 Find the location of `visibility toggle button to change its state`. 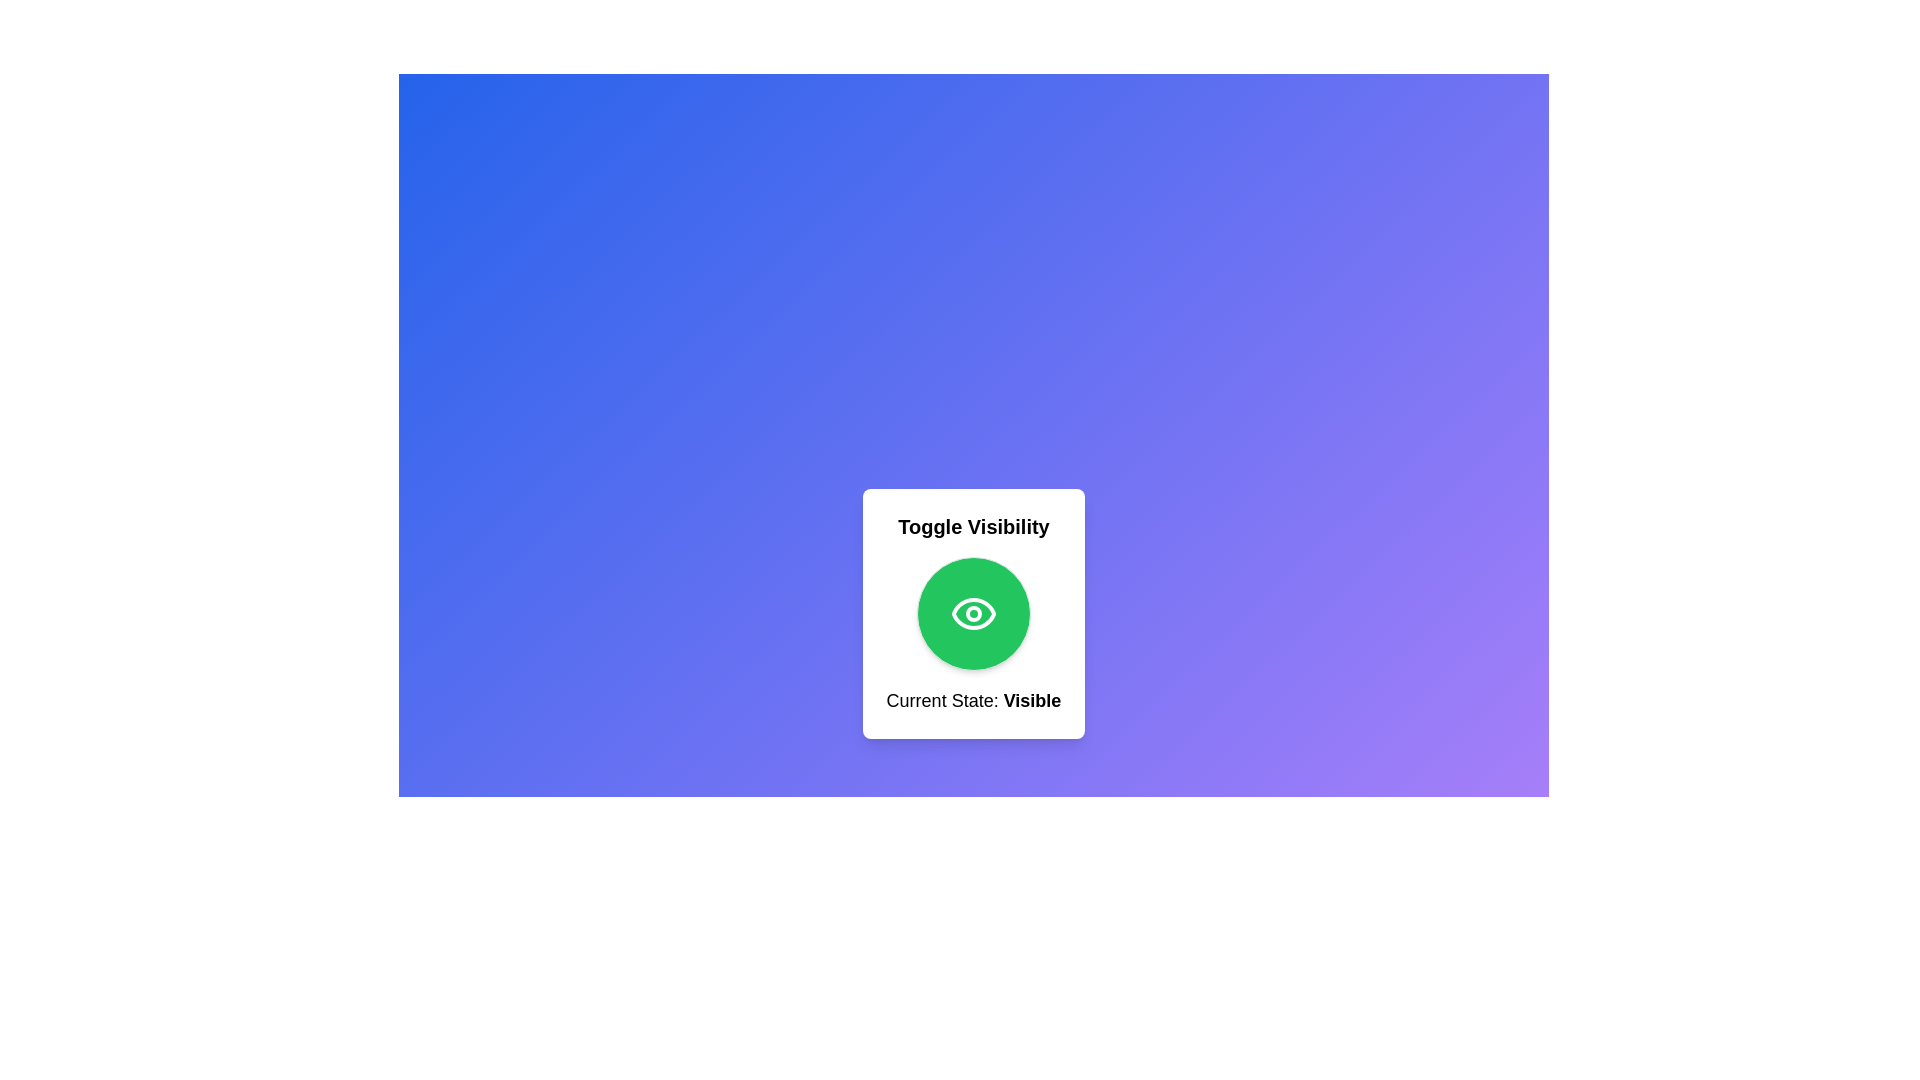

visibility toggle button to change its state is located at coordinates (974, 612).